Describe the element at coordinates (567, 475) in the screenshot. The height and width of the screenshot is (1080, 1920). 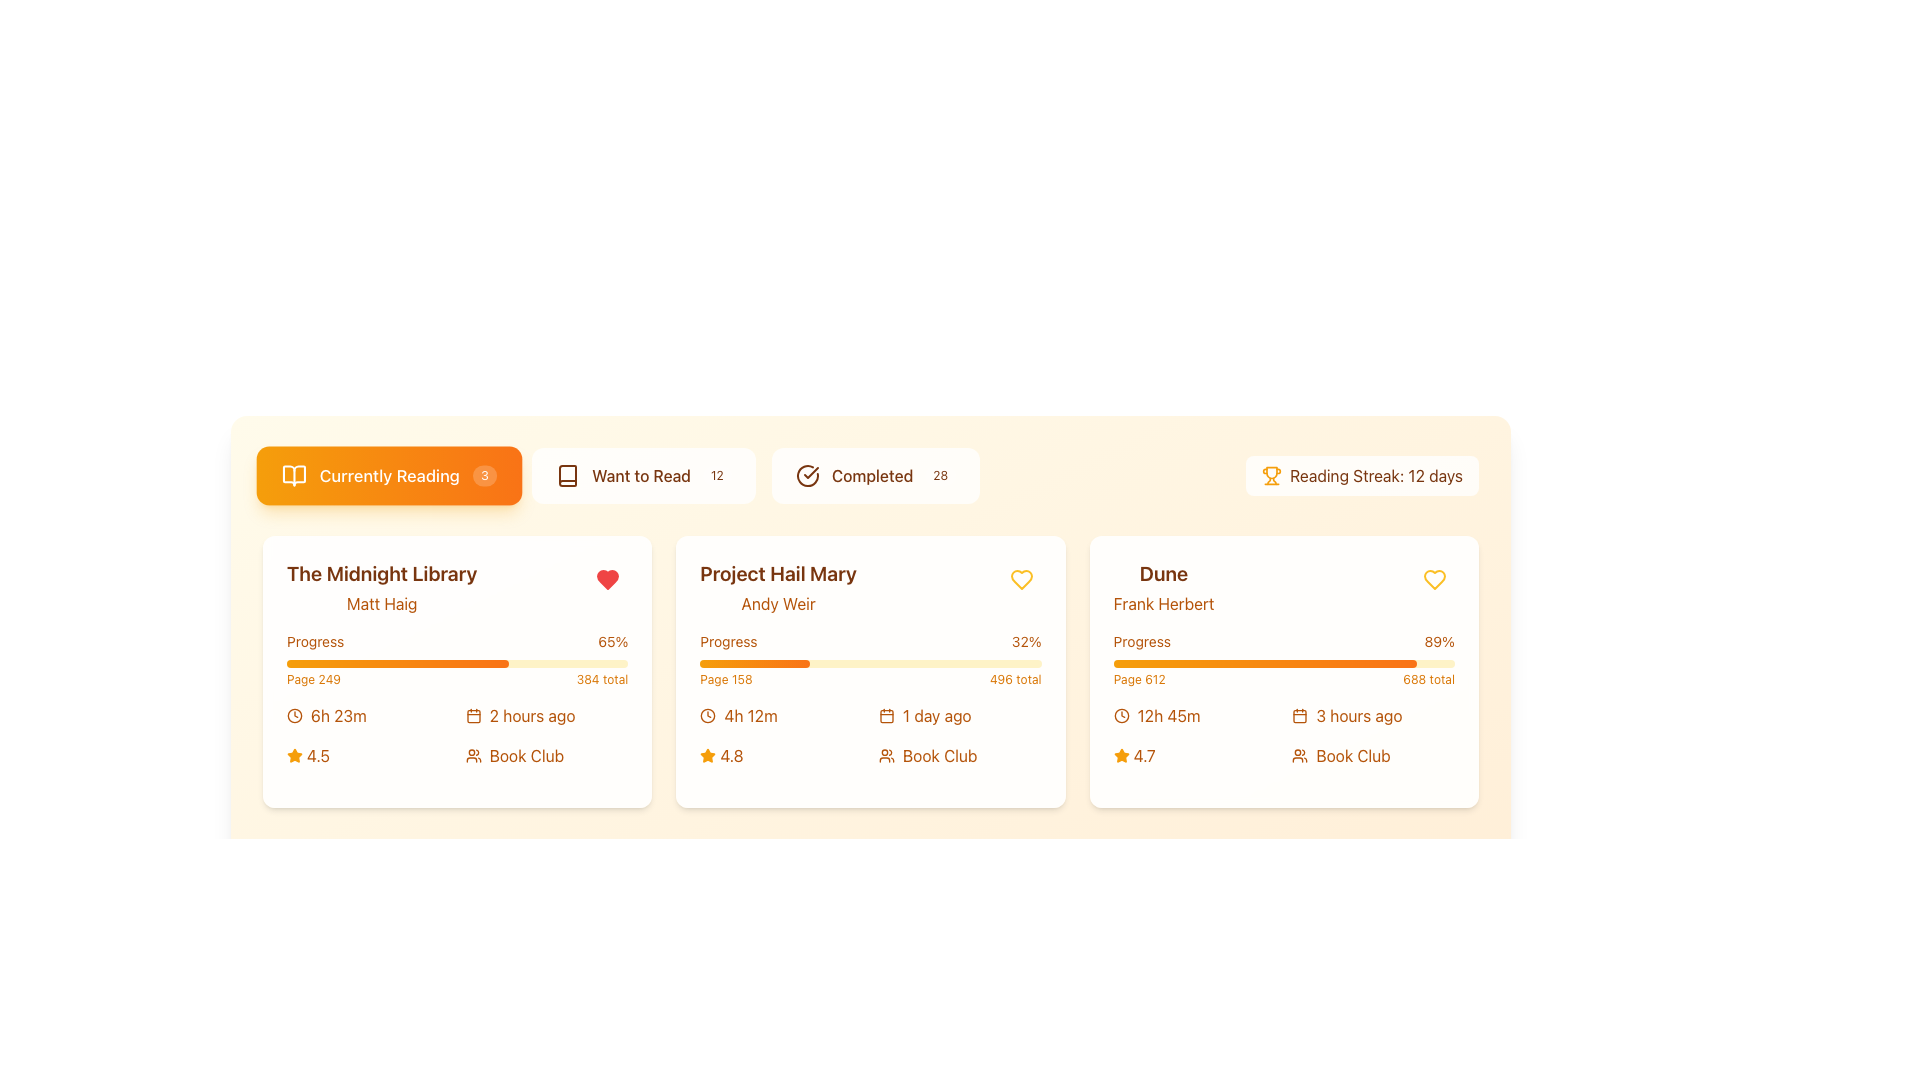
I see `the book icon that is part of the 'Want to Read' button, which is the second button in the toolbar and is located to the left of the text 'Want to Read'` at that location.